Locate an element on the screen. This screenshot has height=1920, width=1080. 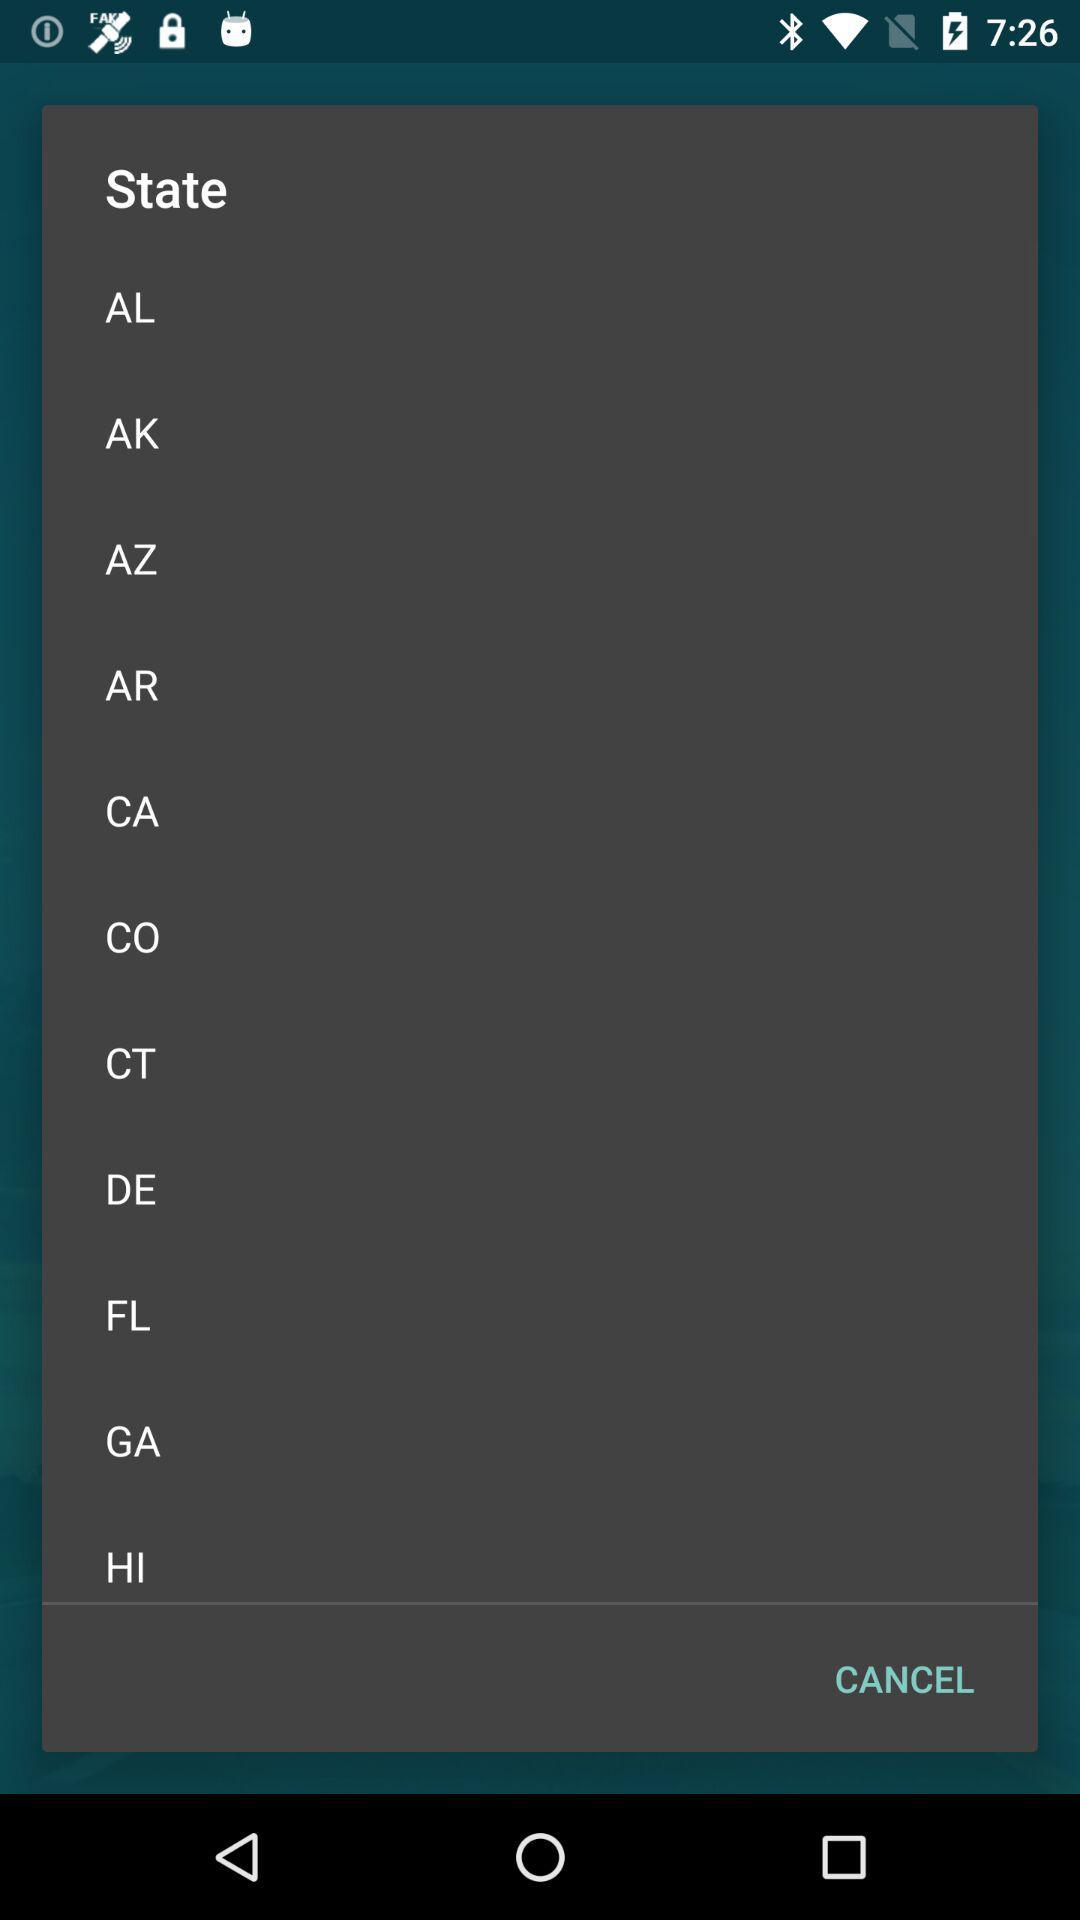
the hi is located at coordinates (540, 1553).